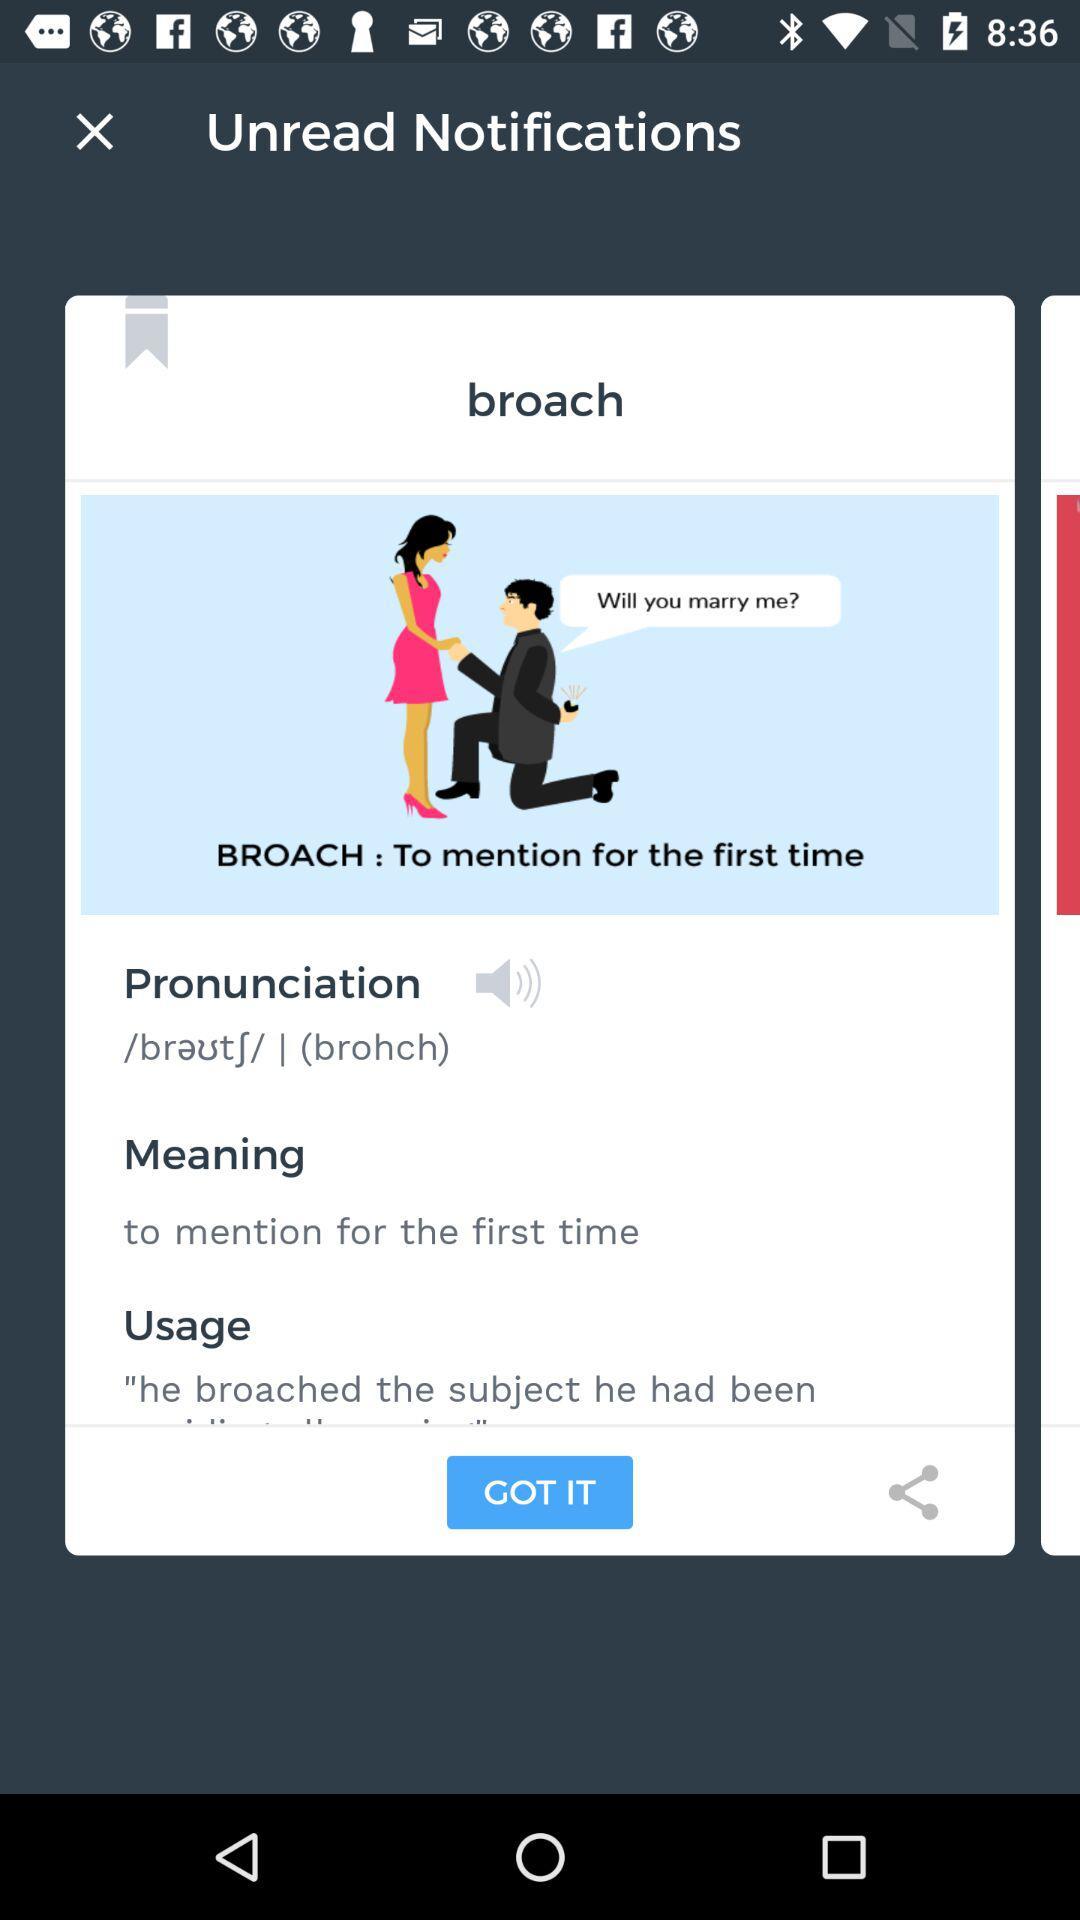 This screenshot has height=1920, width=1080. I want to click on the volume icon, so click(507, 983).